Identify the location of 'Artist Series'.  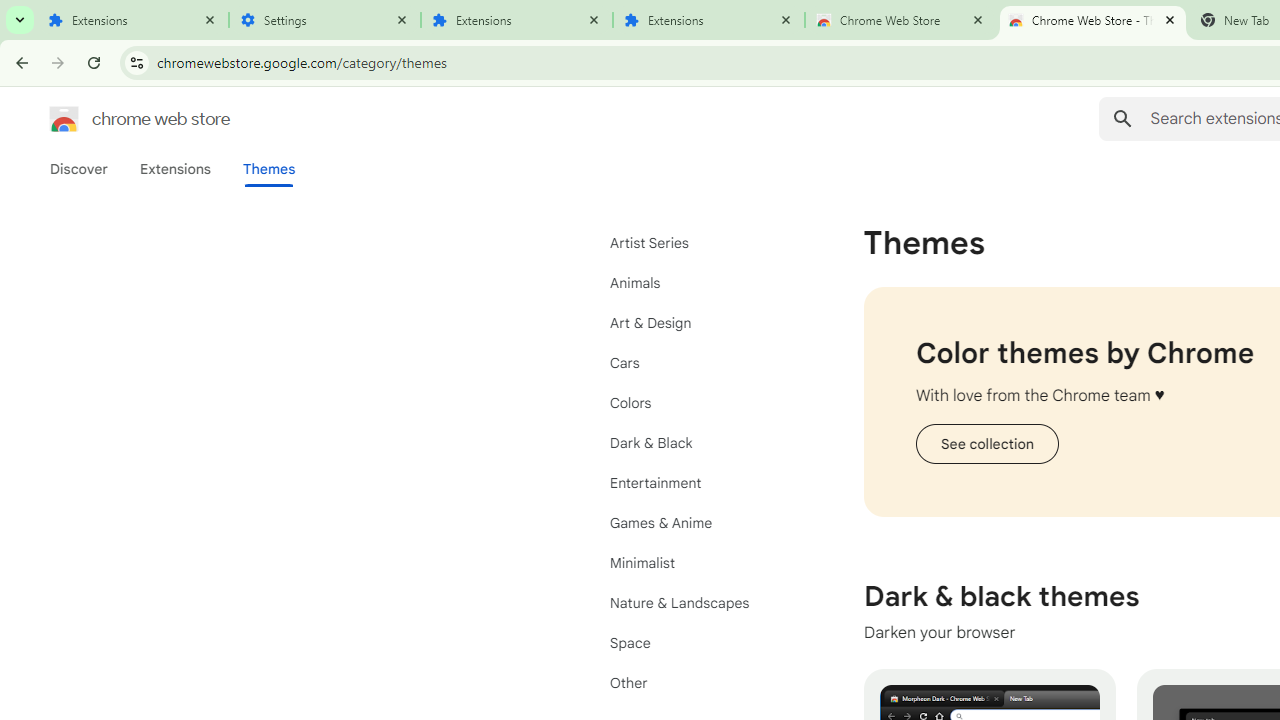
(700, 242).